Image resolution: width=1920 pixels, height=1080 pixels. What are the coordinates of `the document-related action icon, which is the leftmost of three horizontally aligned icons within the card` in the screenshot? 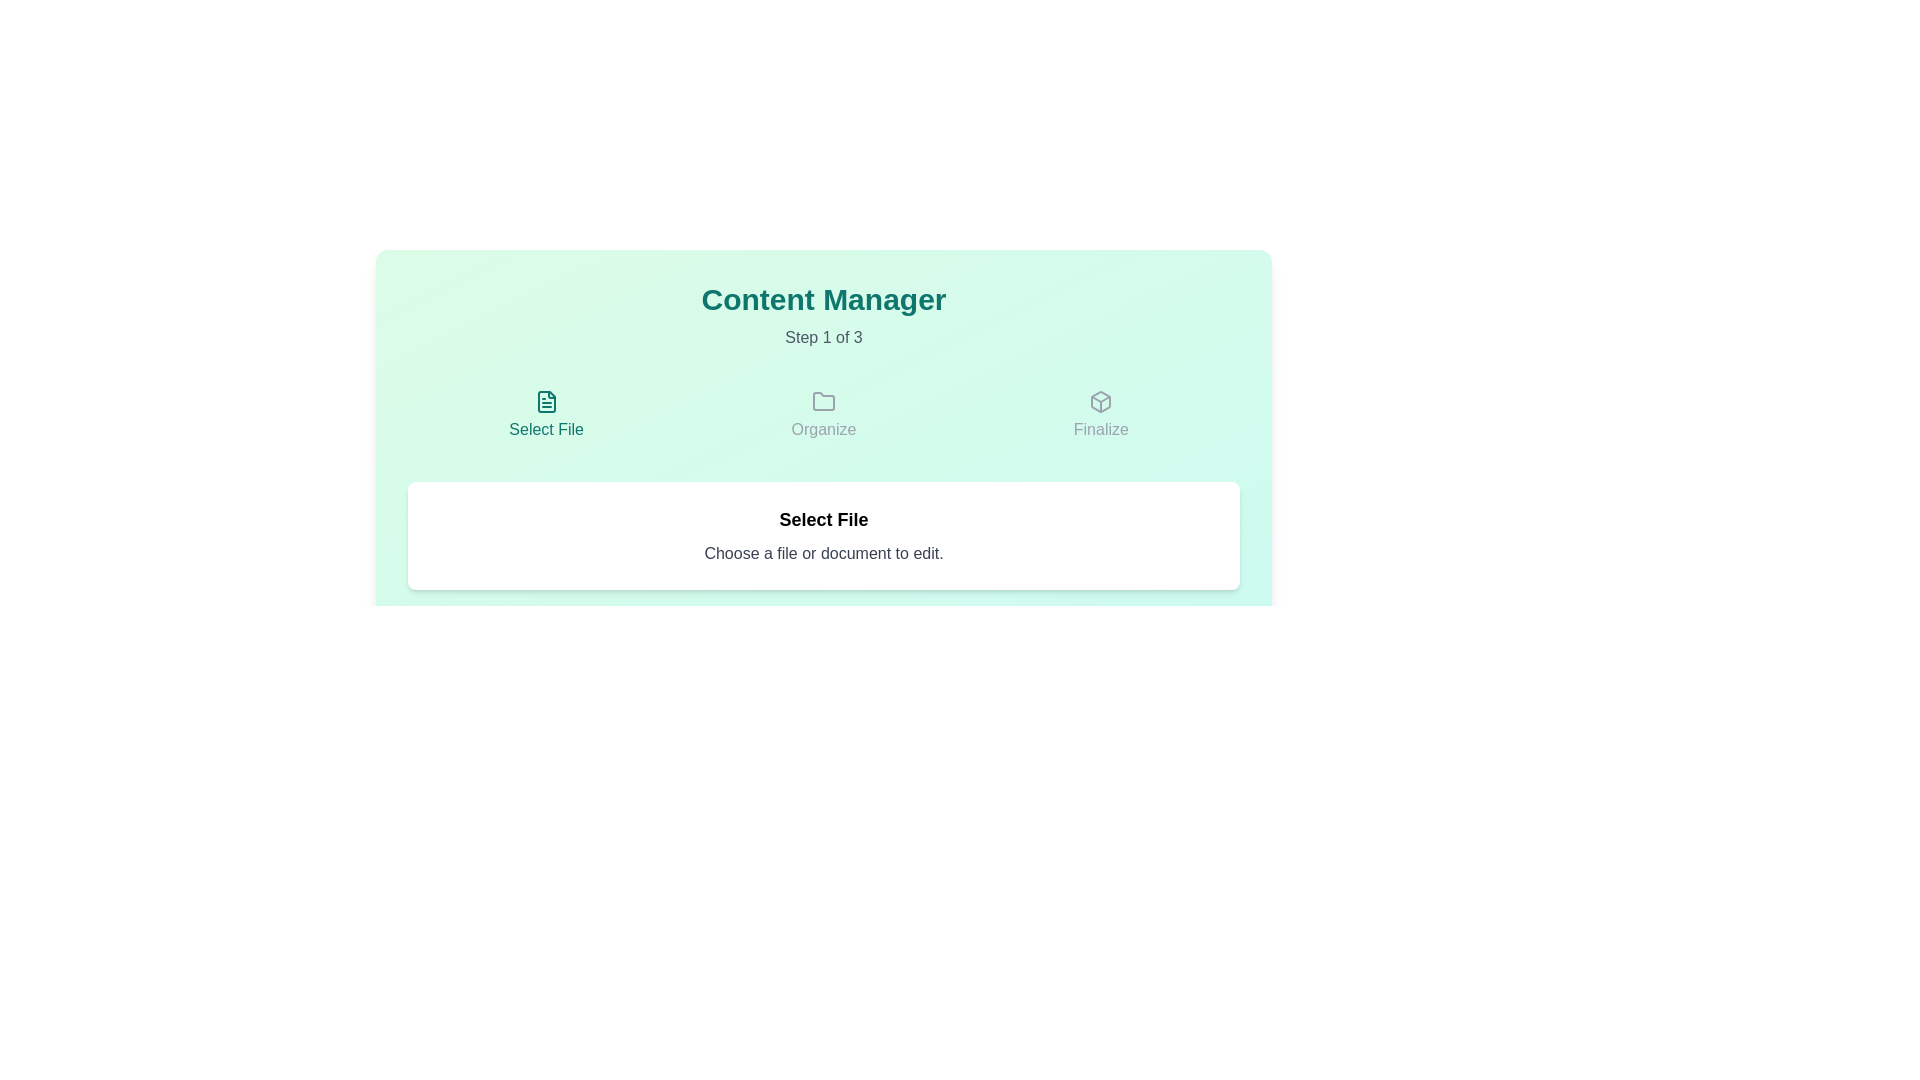 It's located at (546, 401).